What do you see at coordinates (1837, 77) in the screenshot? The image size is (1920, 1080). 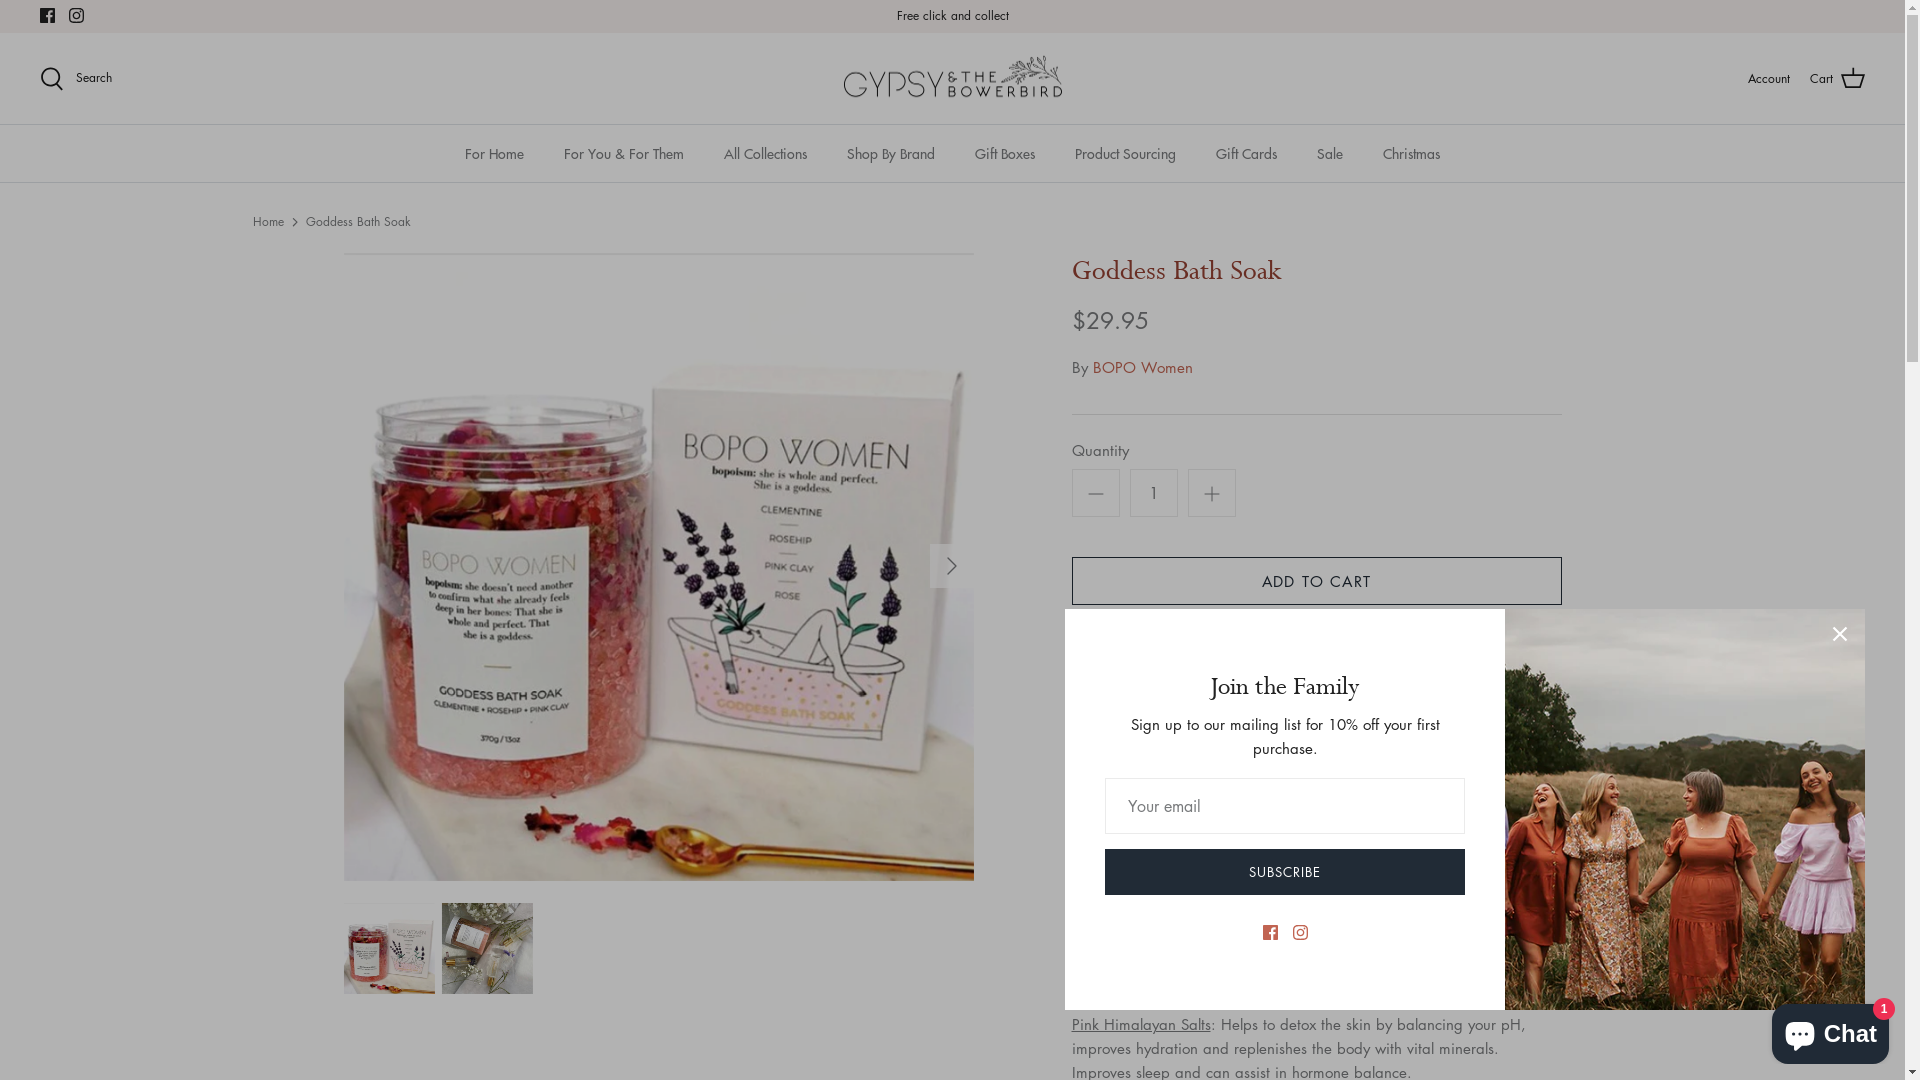 I see `'Cart'` at bounding box center [1837, 77].